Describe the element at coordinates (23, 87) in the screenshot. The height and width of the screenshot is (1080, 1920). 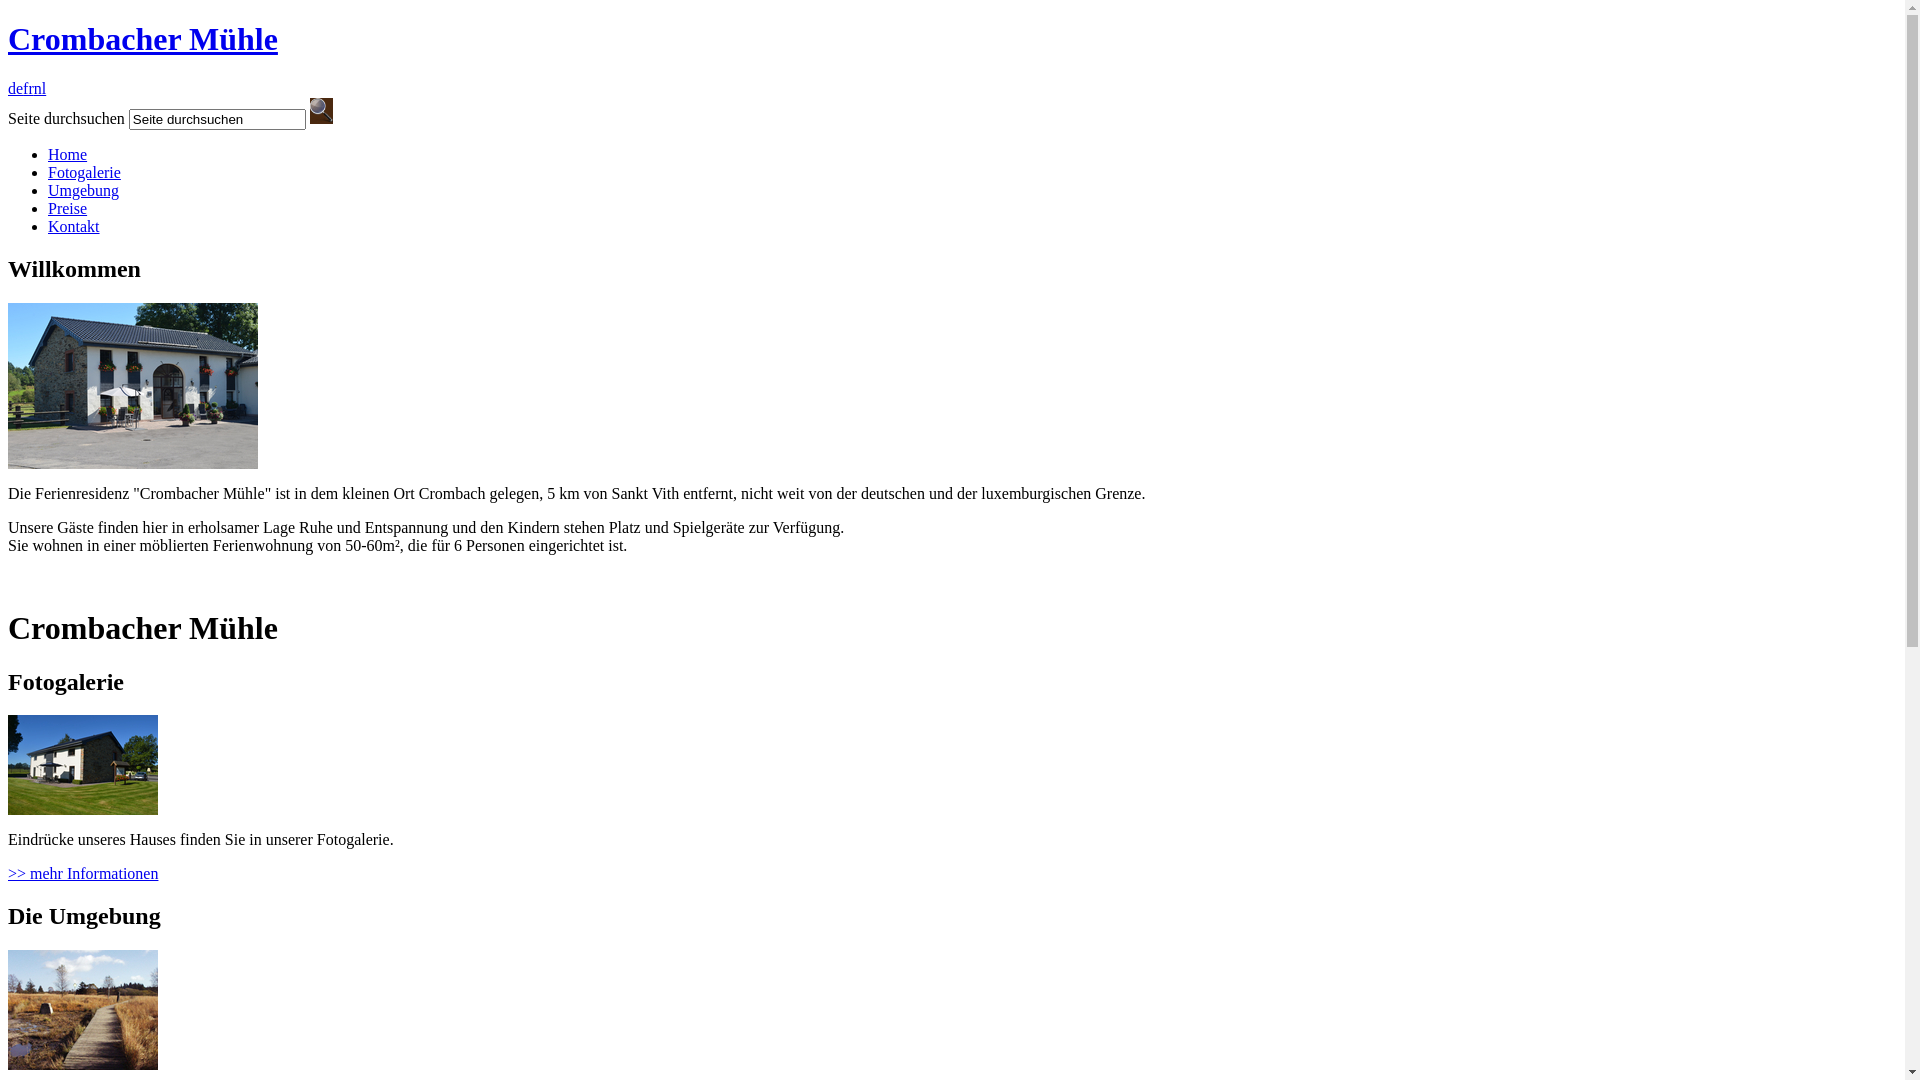
I see `'fr'` at that location.